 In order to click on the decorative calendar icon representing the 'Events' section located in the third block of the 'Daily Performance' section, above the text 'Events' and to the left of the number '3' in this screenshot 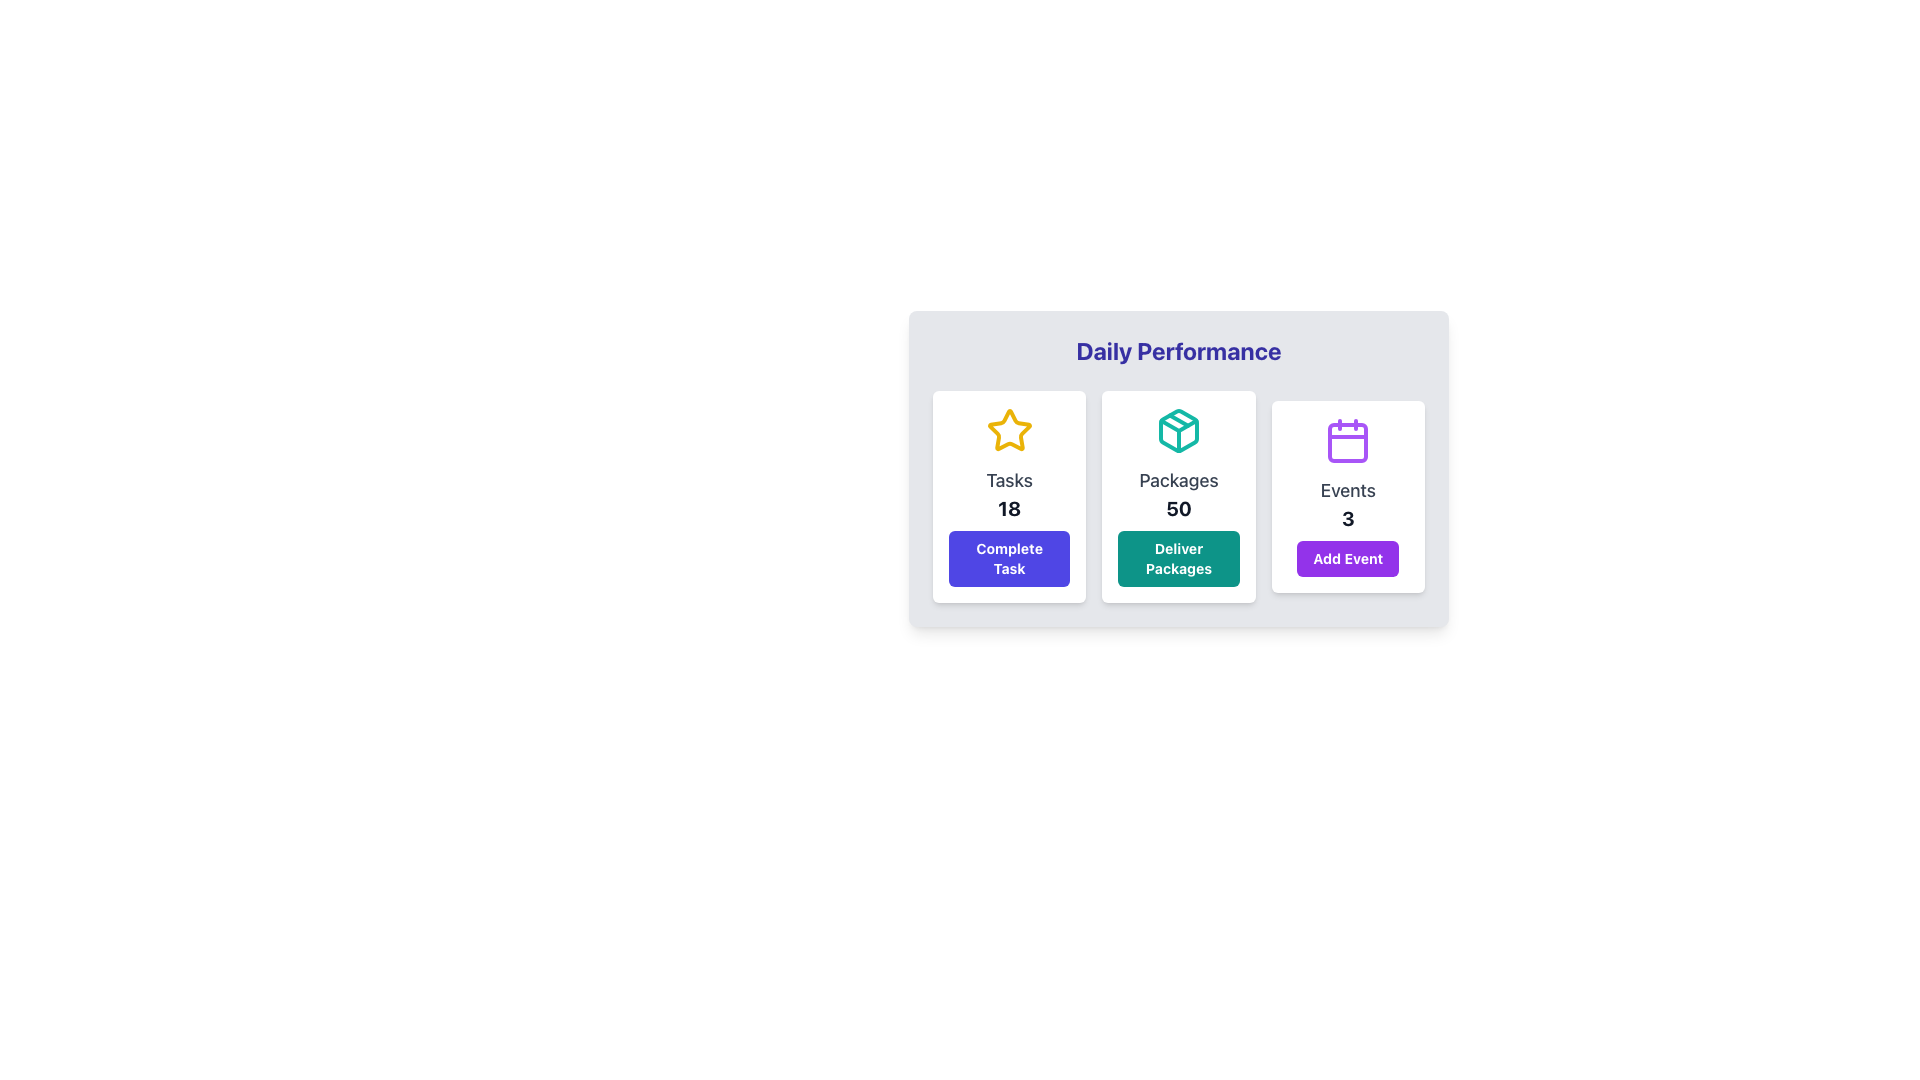, I will do `click(1348, 439)`.